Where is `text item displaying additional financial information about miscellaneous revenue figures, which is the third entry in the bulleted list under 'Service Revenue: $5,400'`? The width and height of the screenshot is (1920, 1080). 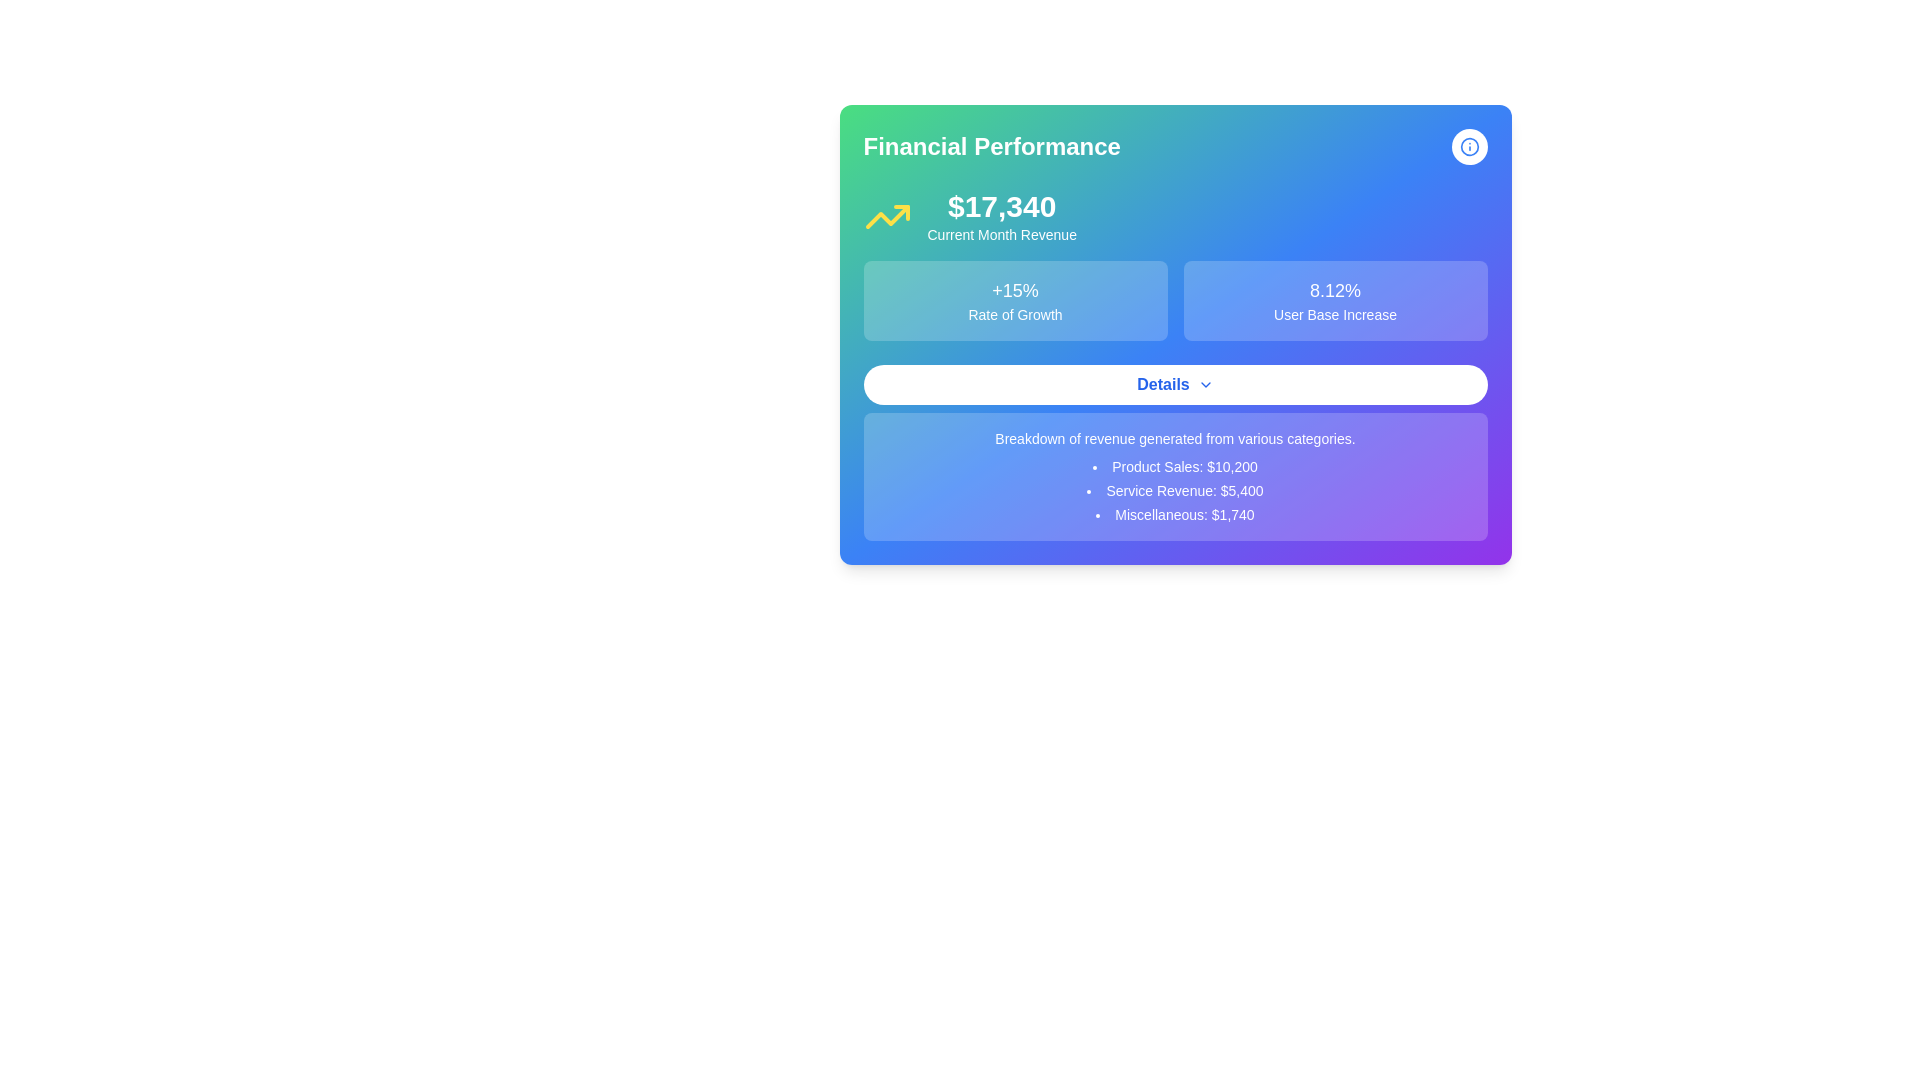 text item displaying additional financial information about miscellaneous revenue figures, which is the third entry in the bulleted list under 'Service Revenue: $5,400' is located at coordinates (1175, 514).